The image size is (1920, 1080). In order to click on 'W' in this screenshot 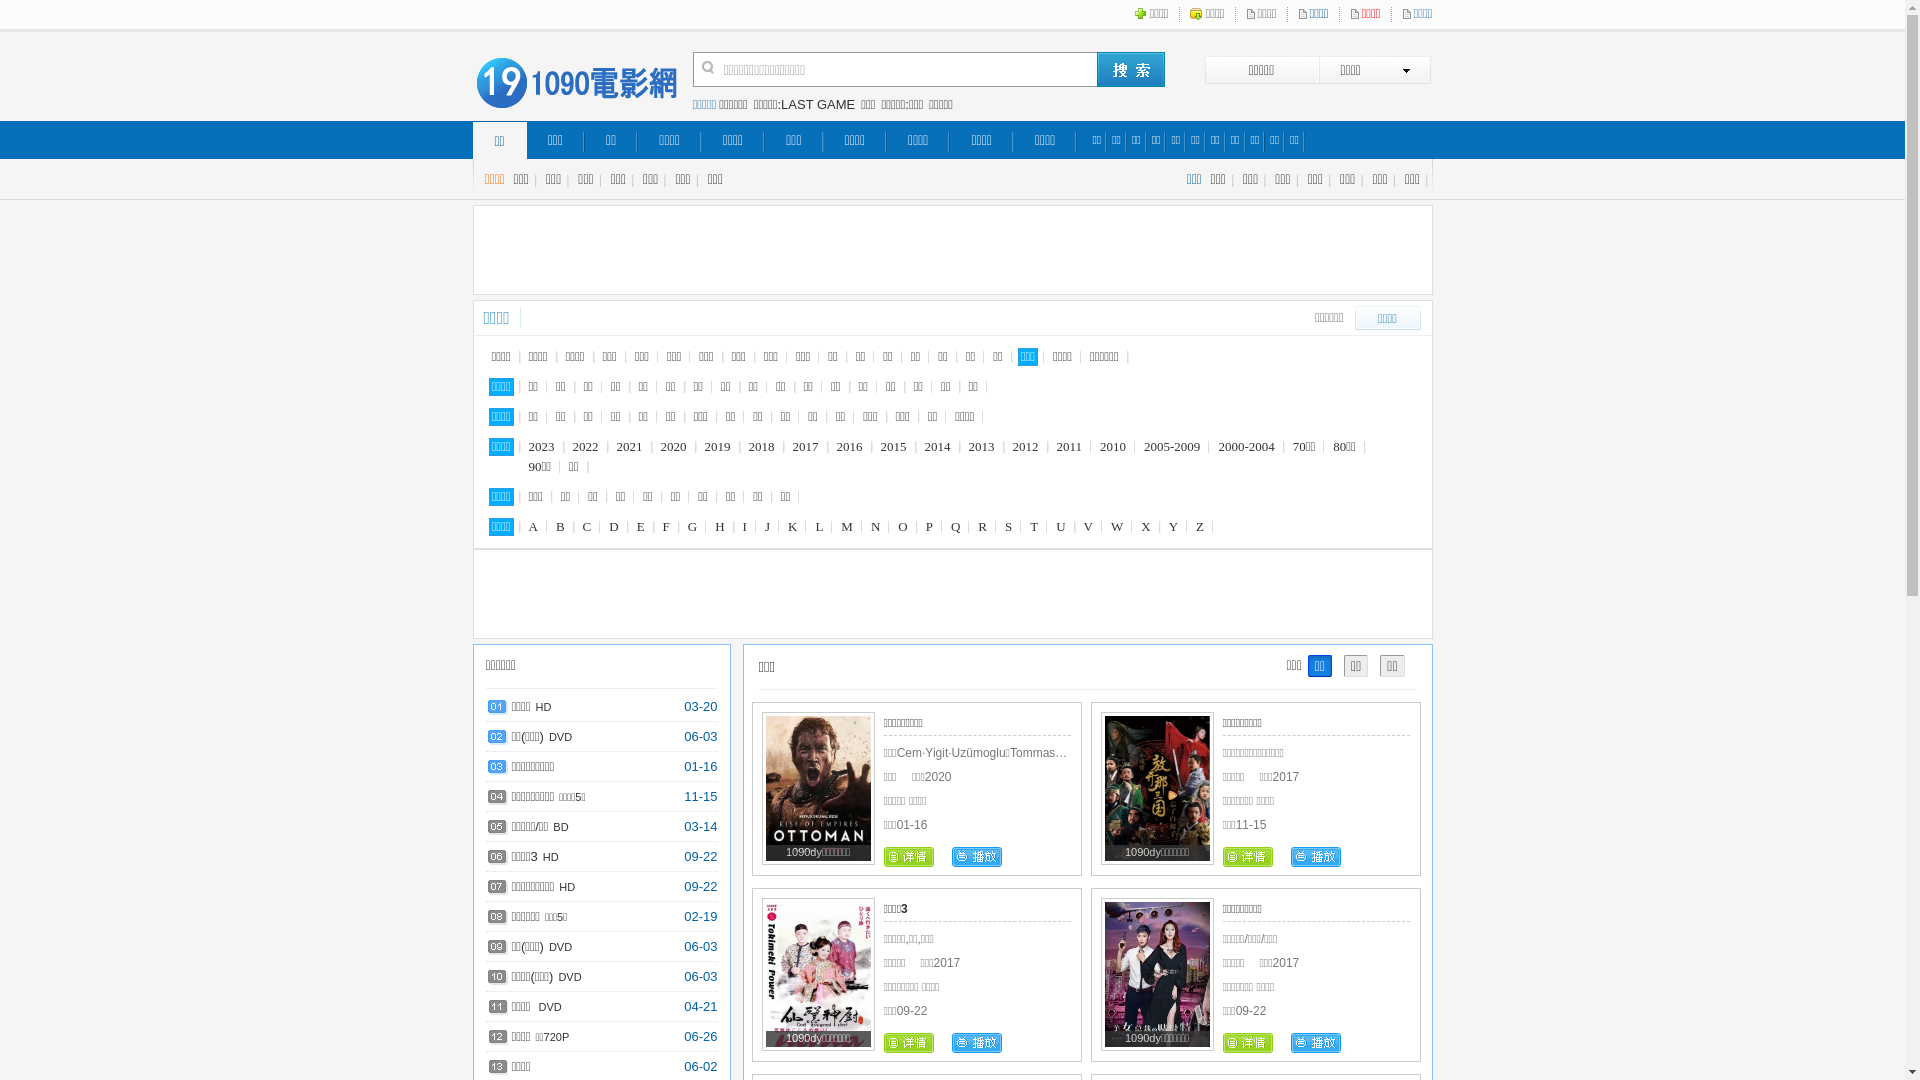, I will do `click(1116, 526)`.